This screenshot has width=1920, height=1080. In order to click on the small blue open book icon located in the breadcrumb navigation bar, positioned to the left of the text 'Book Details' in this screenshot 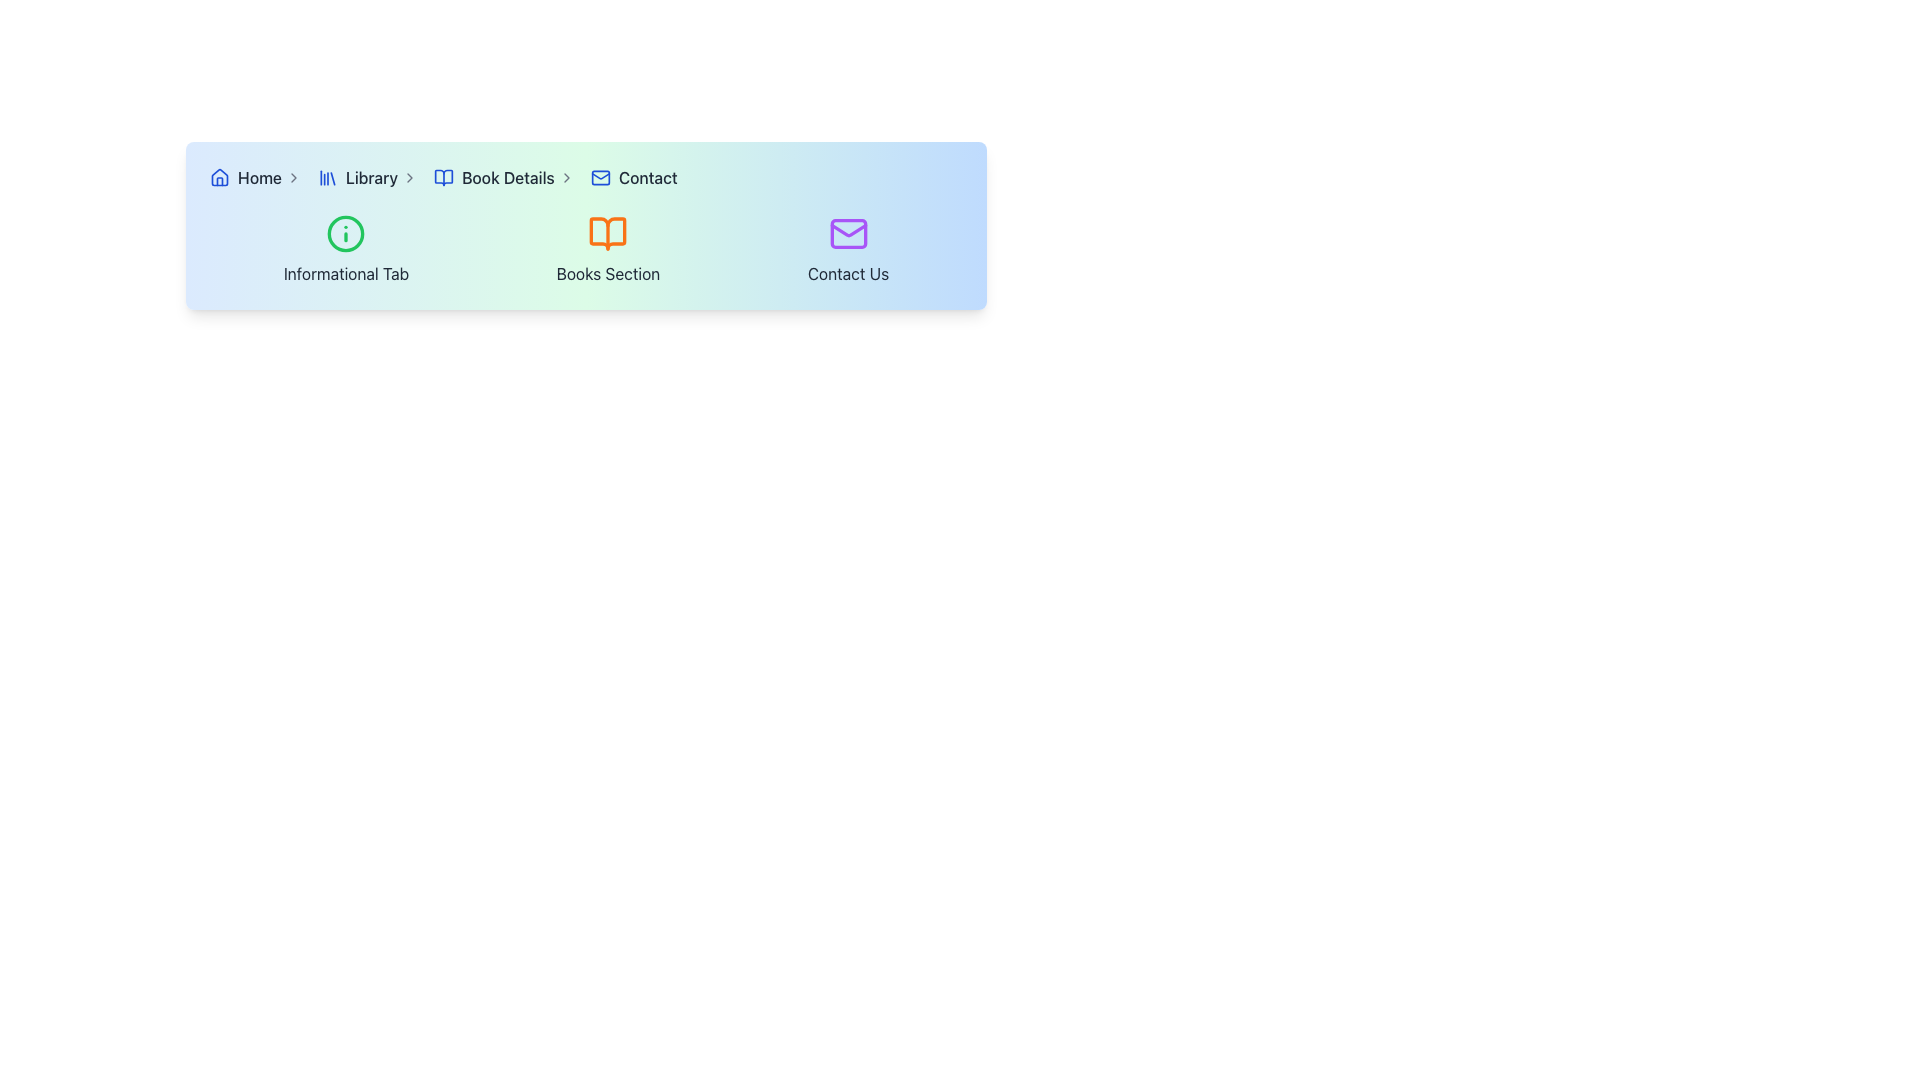, I will do `click(443, 176)`.